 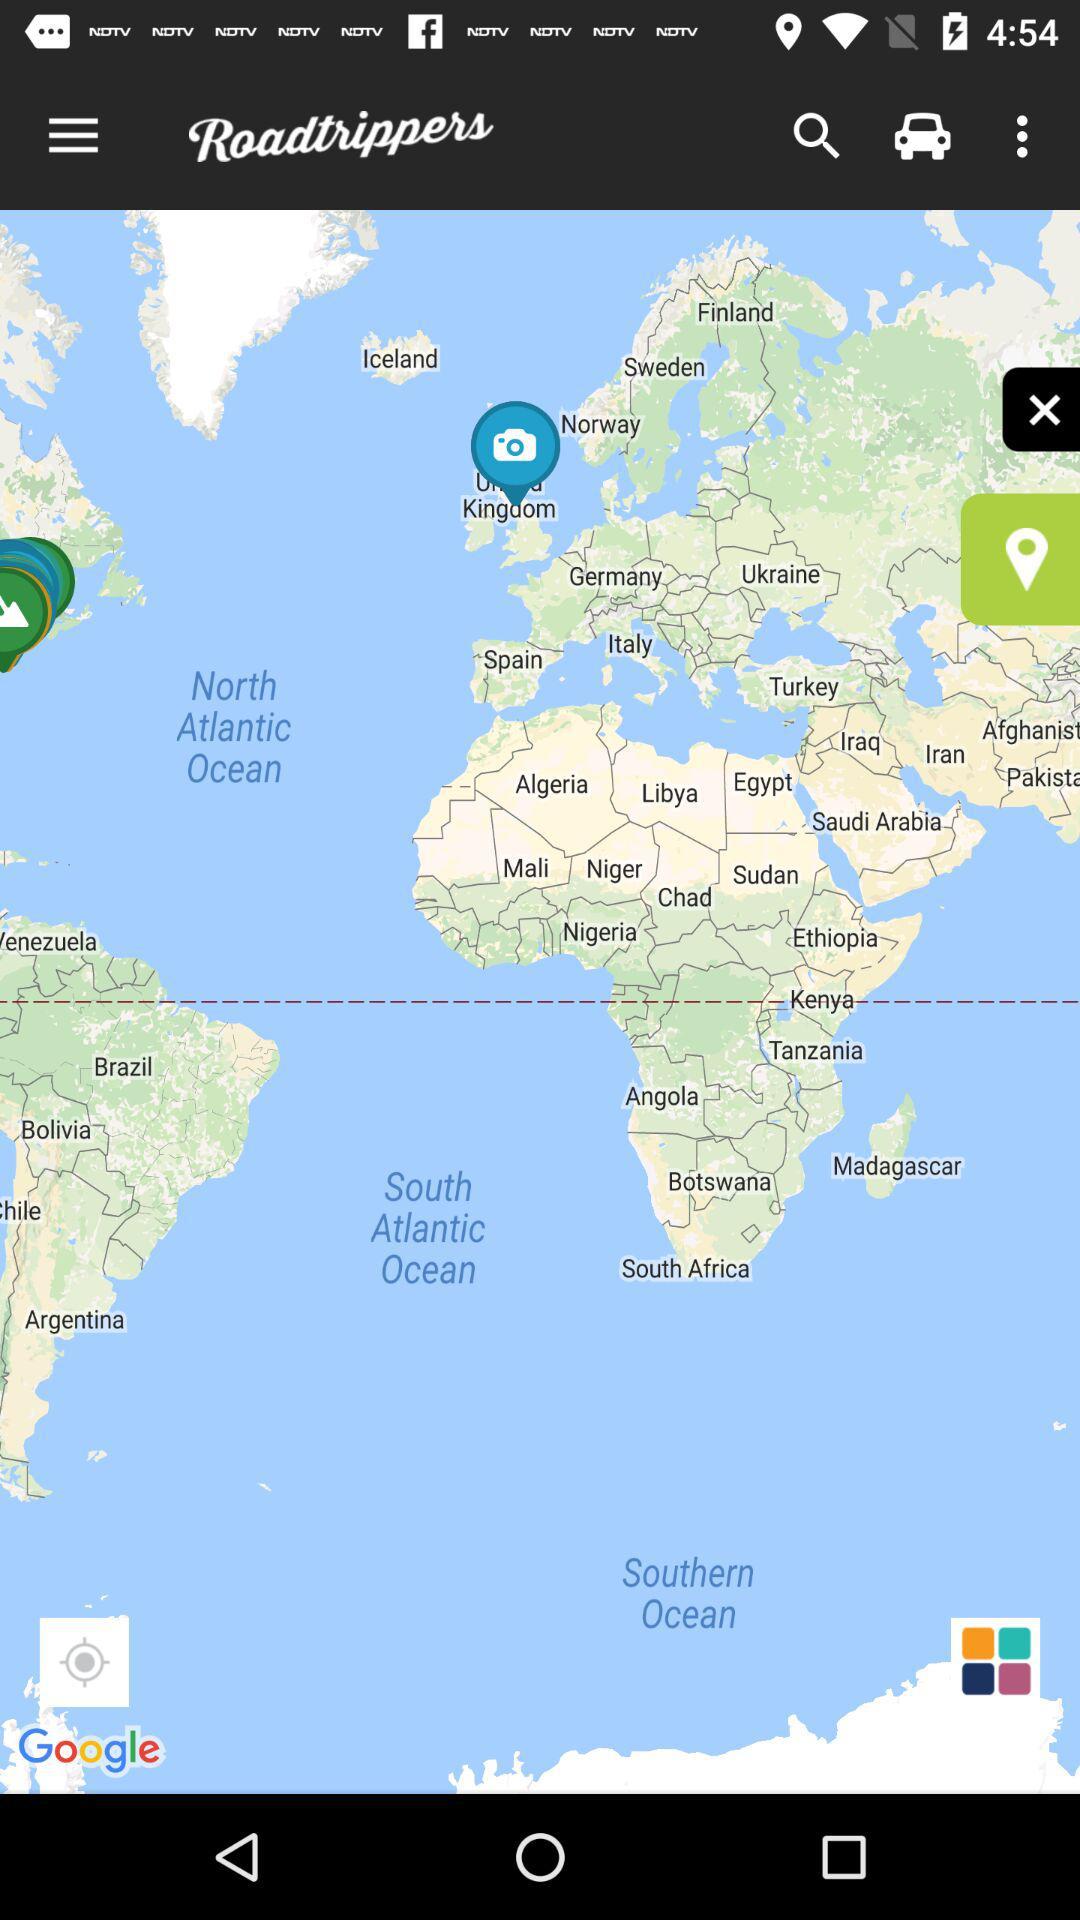 What do you see at coordinates (540, 1002) in the screenshot?
I see `the item at the center` at bounding box center [540, 1002].